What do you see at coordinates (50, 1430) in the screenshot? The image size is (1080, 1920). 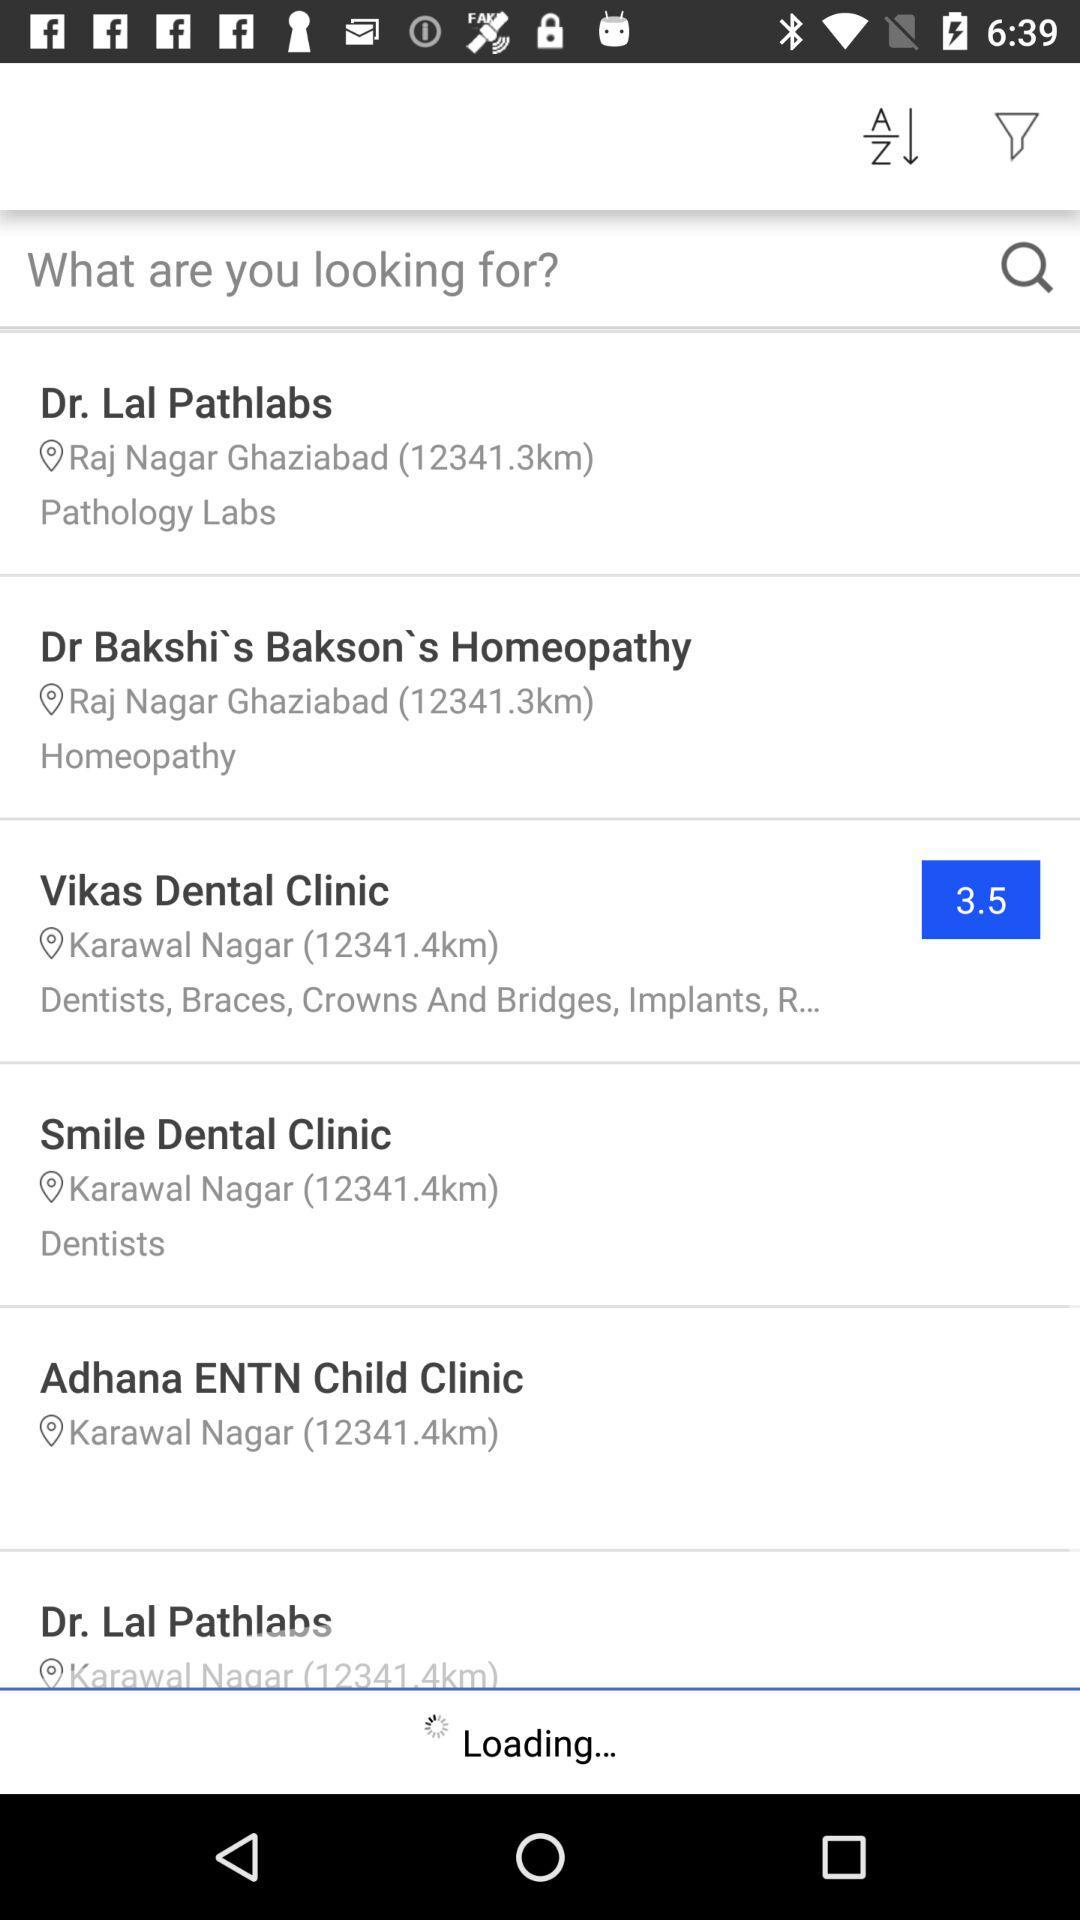 I see `the location option below adhana child clinic` at bounding box center [50, 1430].